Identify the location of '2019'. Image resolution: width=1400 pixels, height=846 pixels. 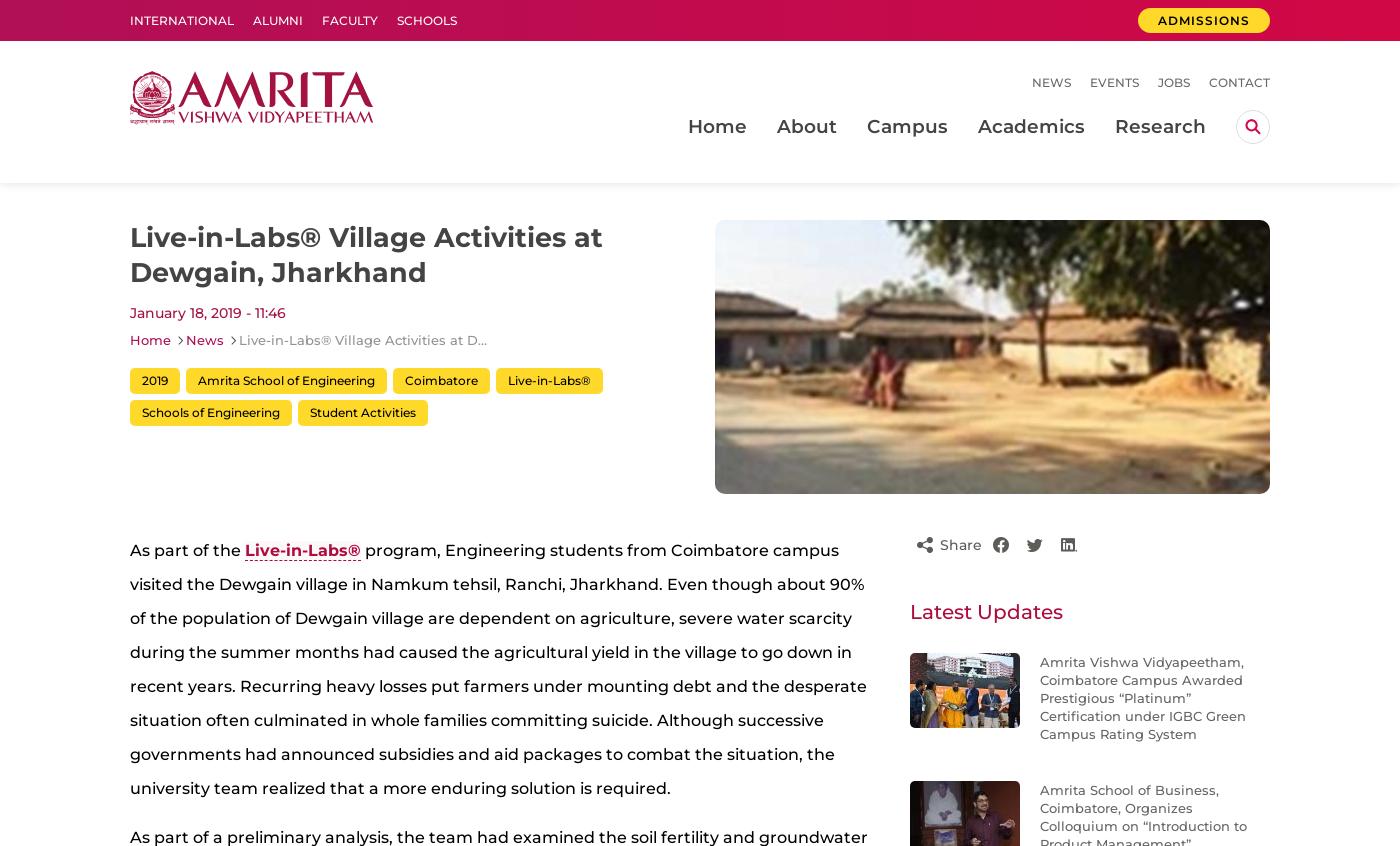
(141, 379).